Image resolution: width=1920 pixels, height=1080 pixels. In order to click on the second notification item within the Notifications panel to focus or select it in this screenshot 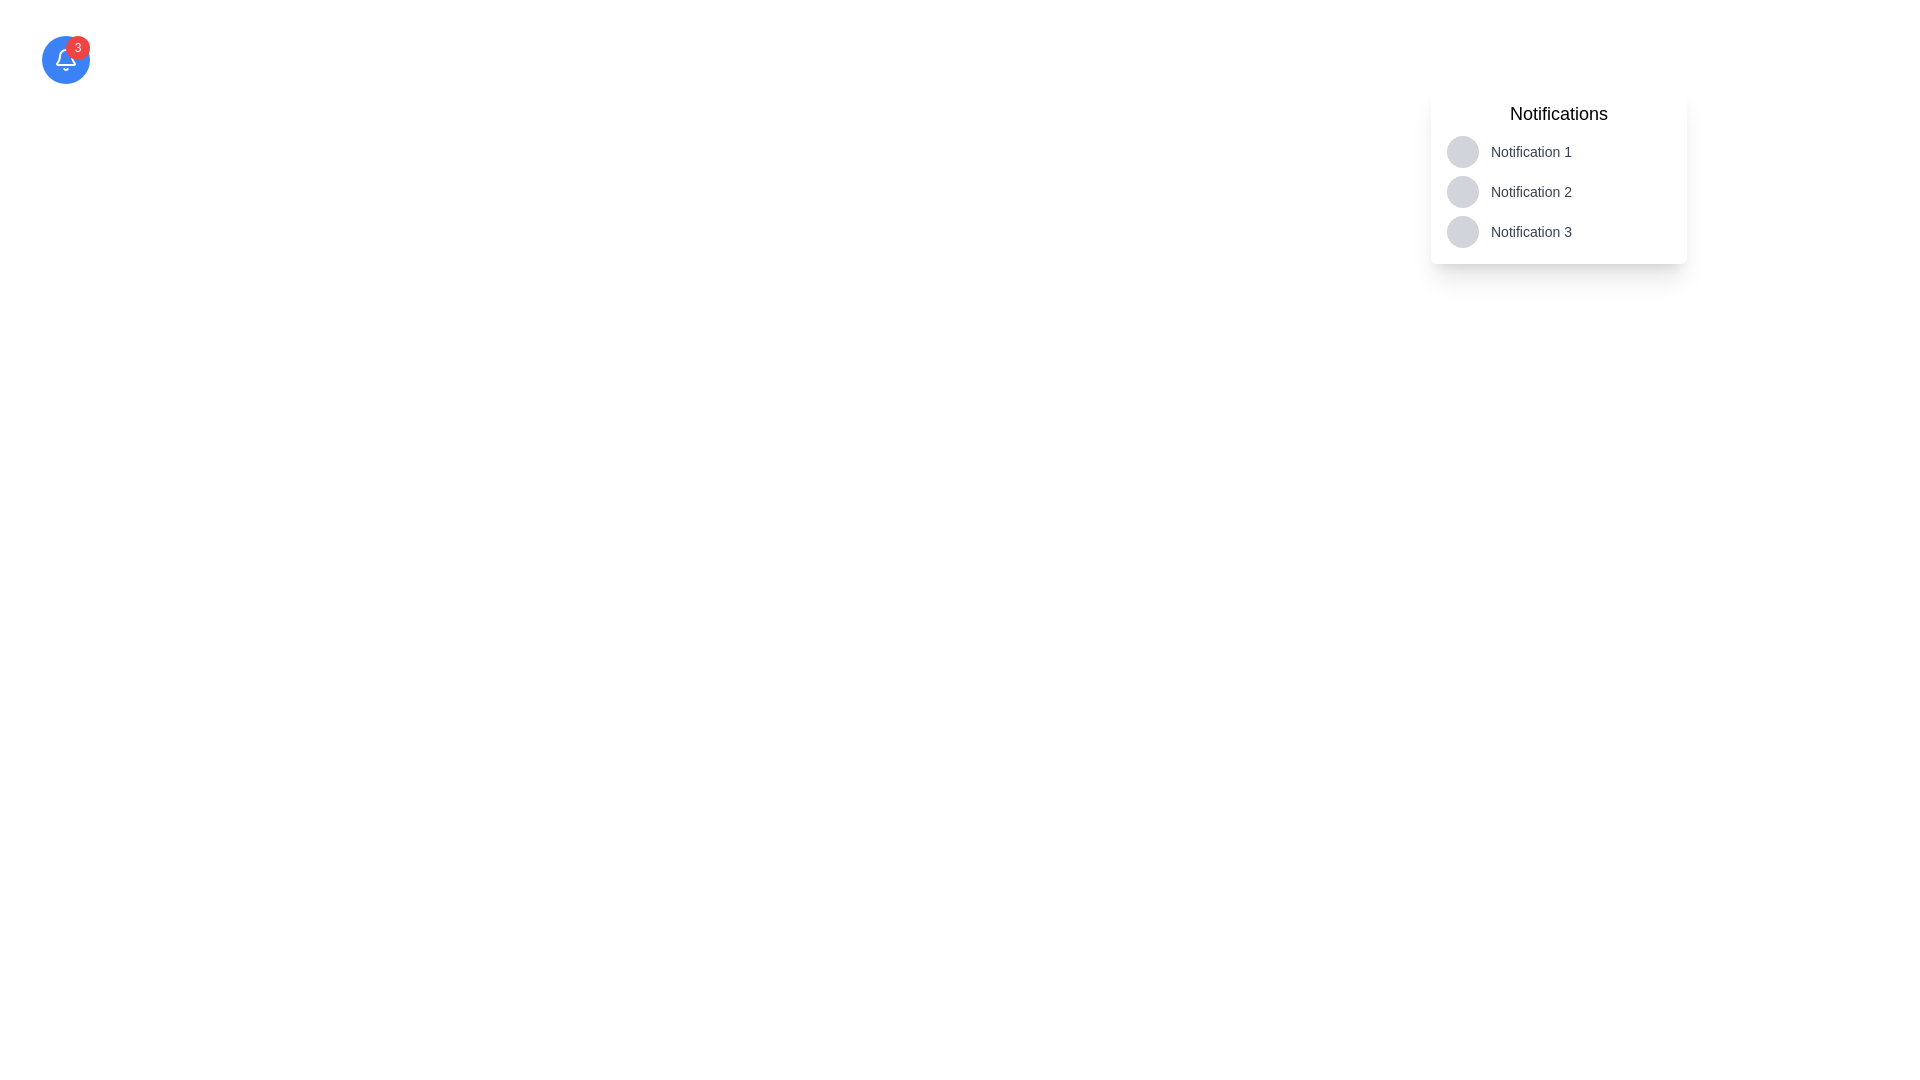, I will do `click(1558, 192)`.